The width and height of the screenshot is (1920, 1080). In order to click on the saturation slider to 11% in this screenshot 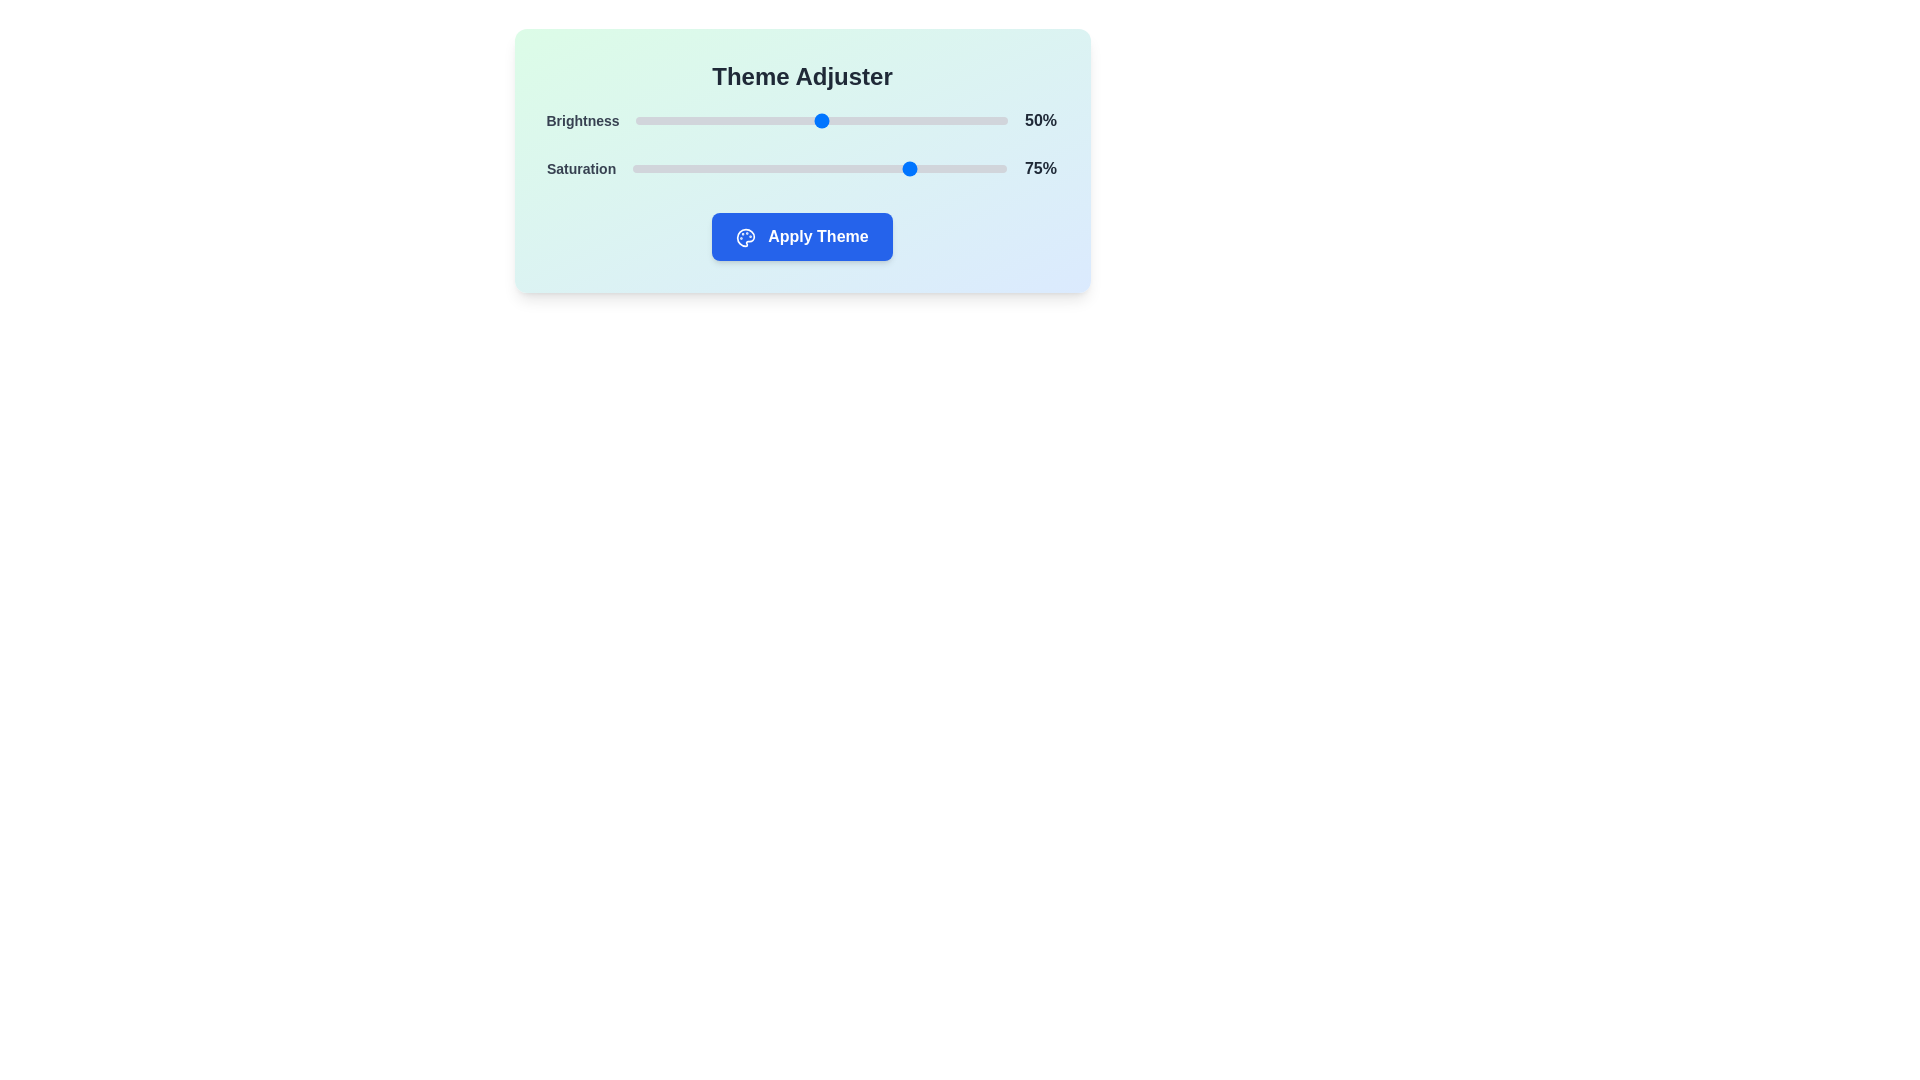, I will do `click(673, 168)`.